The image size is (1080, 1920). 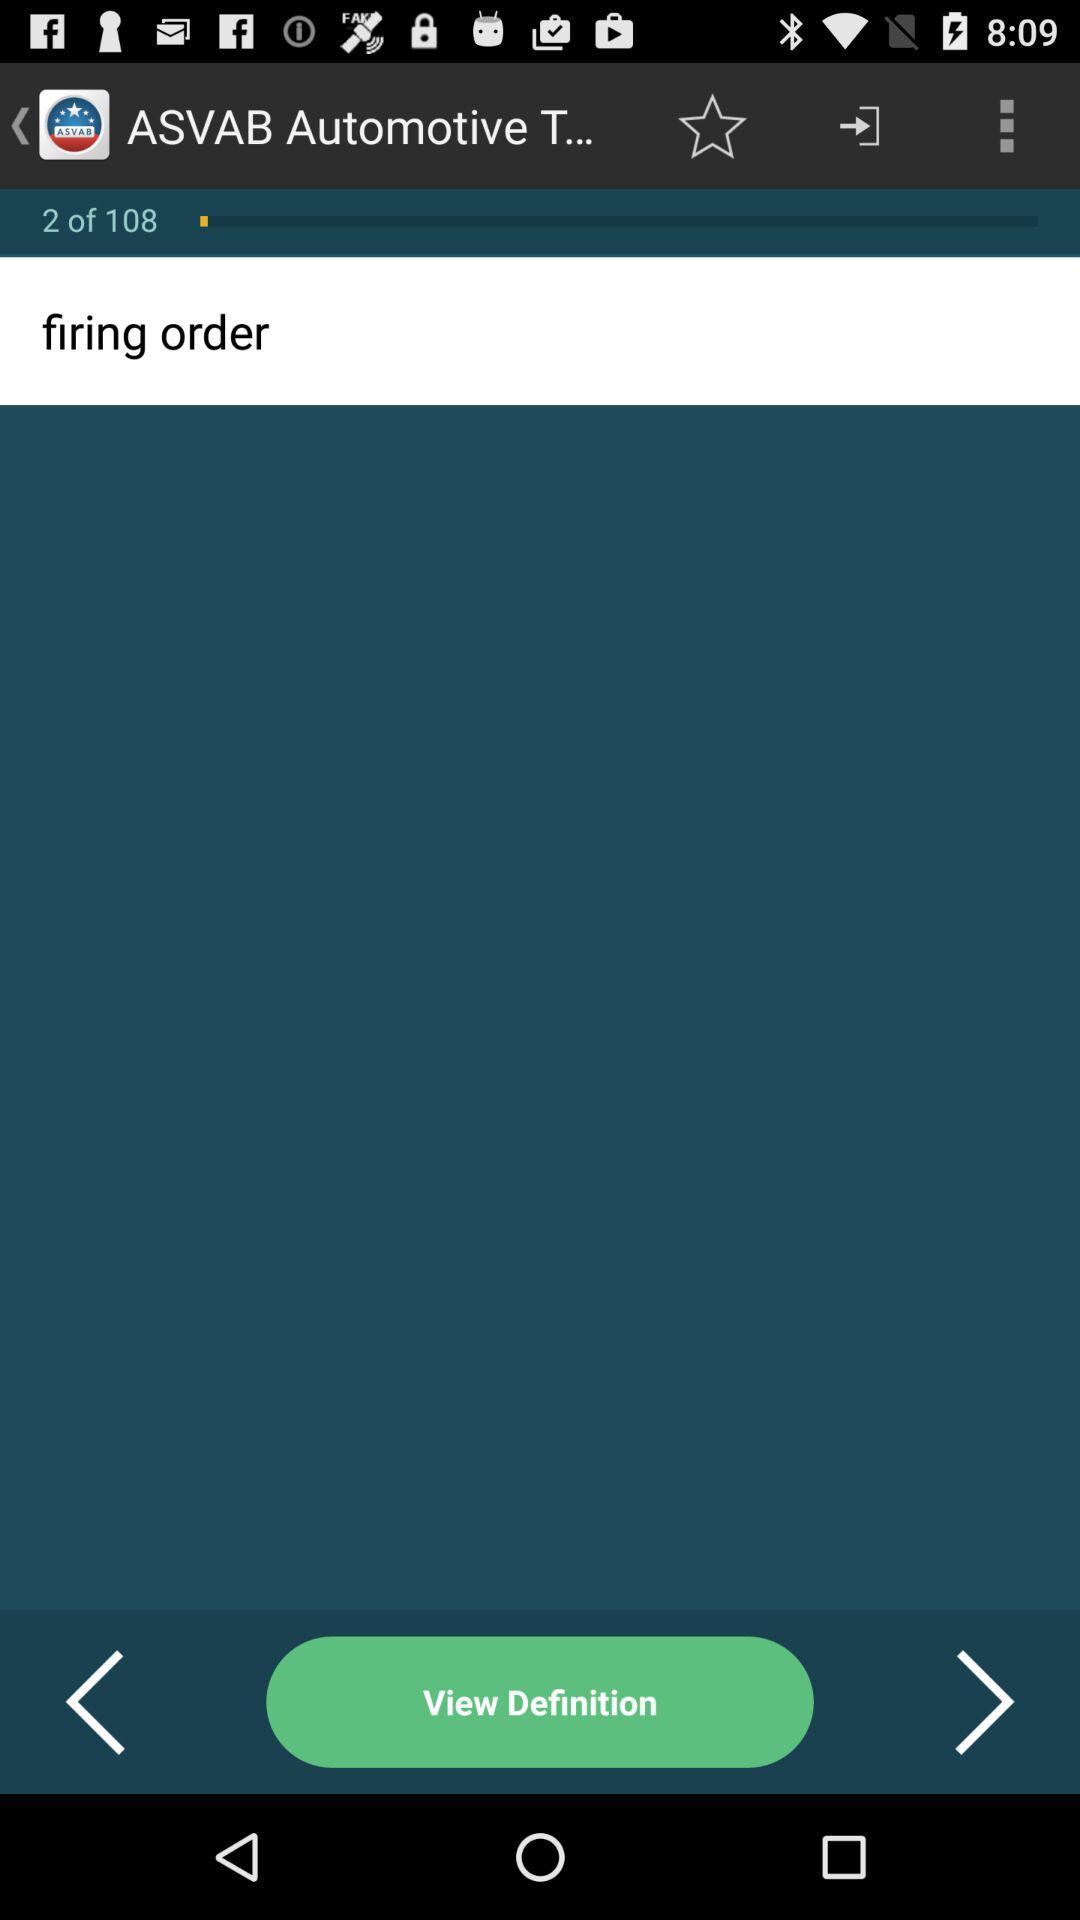 What do you see at coordinates (959, 1701) in the screenshot?
I see `the icon next to the view definition icon` at bounding box center [959, 1701].